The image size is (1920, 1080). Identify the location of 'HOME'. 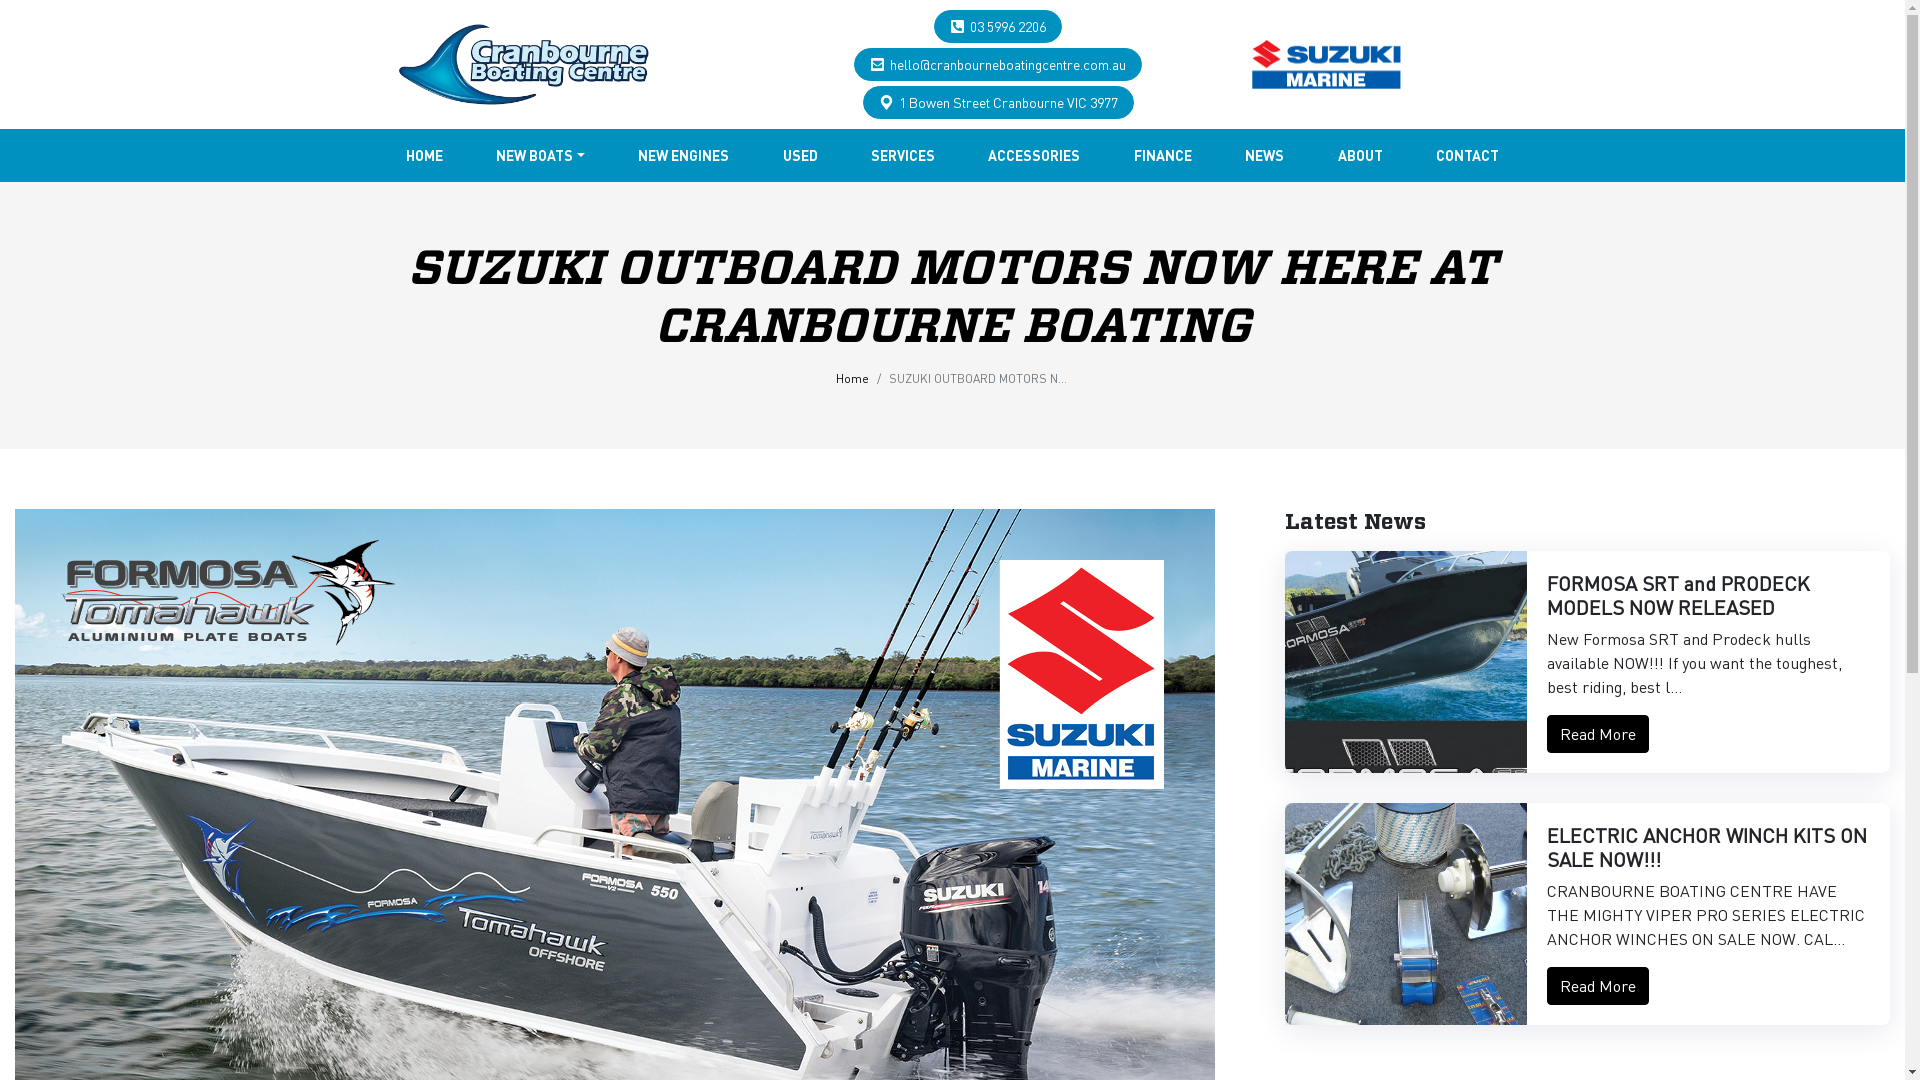
(423, 154).